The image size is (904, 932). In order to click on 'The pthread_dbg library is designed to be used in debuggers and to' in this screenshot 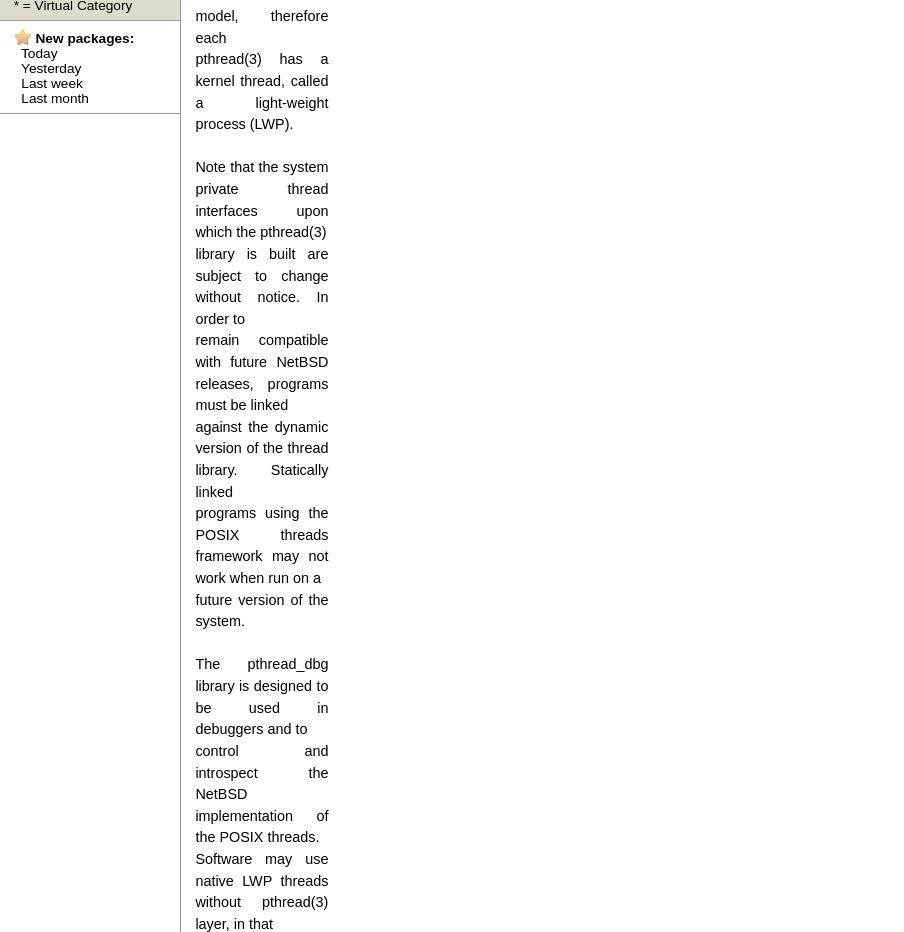, I will do `click(260, 696)`.